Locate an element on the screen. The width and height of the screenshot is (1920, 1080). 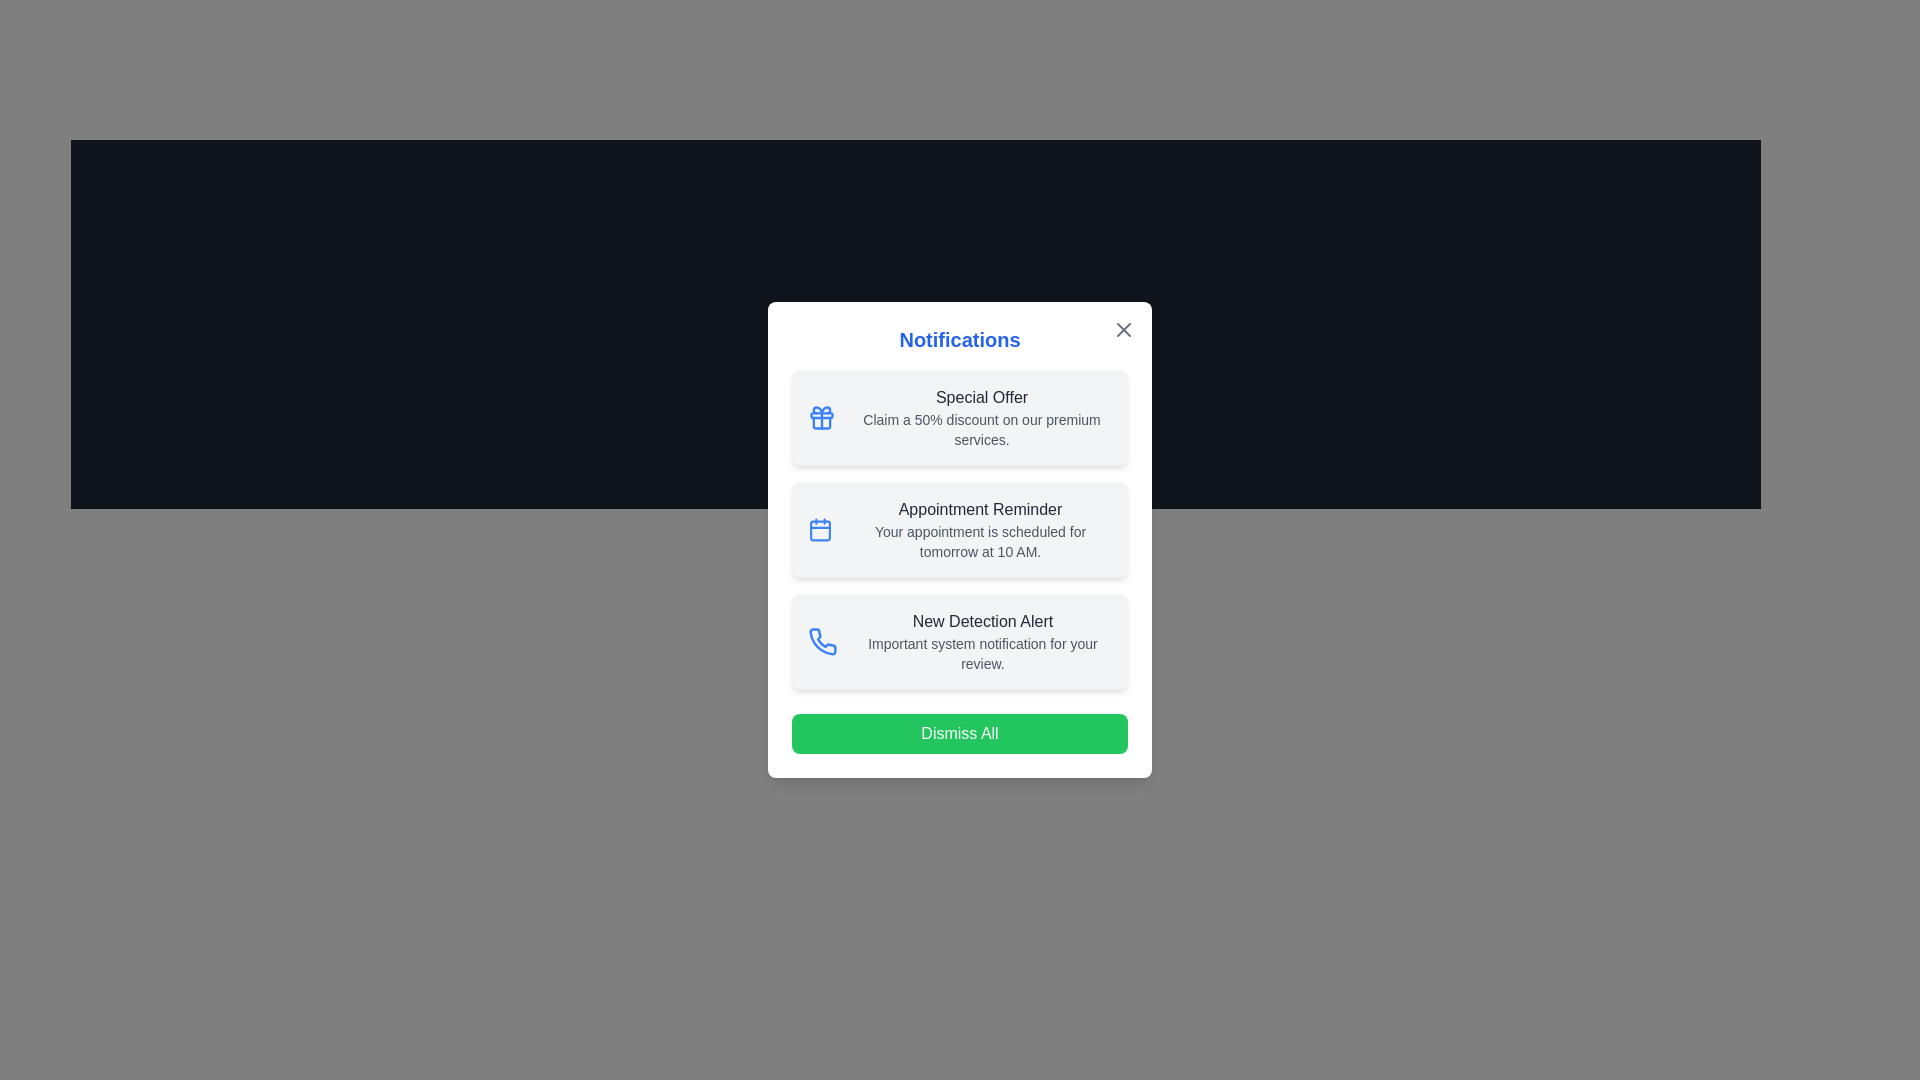
the text label that conveys the title of the alert or notification is located at coordinates (982, 620).